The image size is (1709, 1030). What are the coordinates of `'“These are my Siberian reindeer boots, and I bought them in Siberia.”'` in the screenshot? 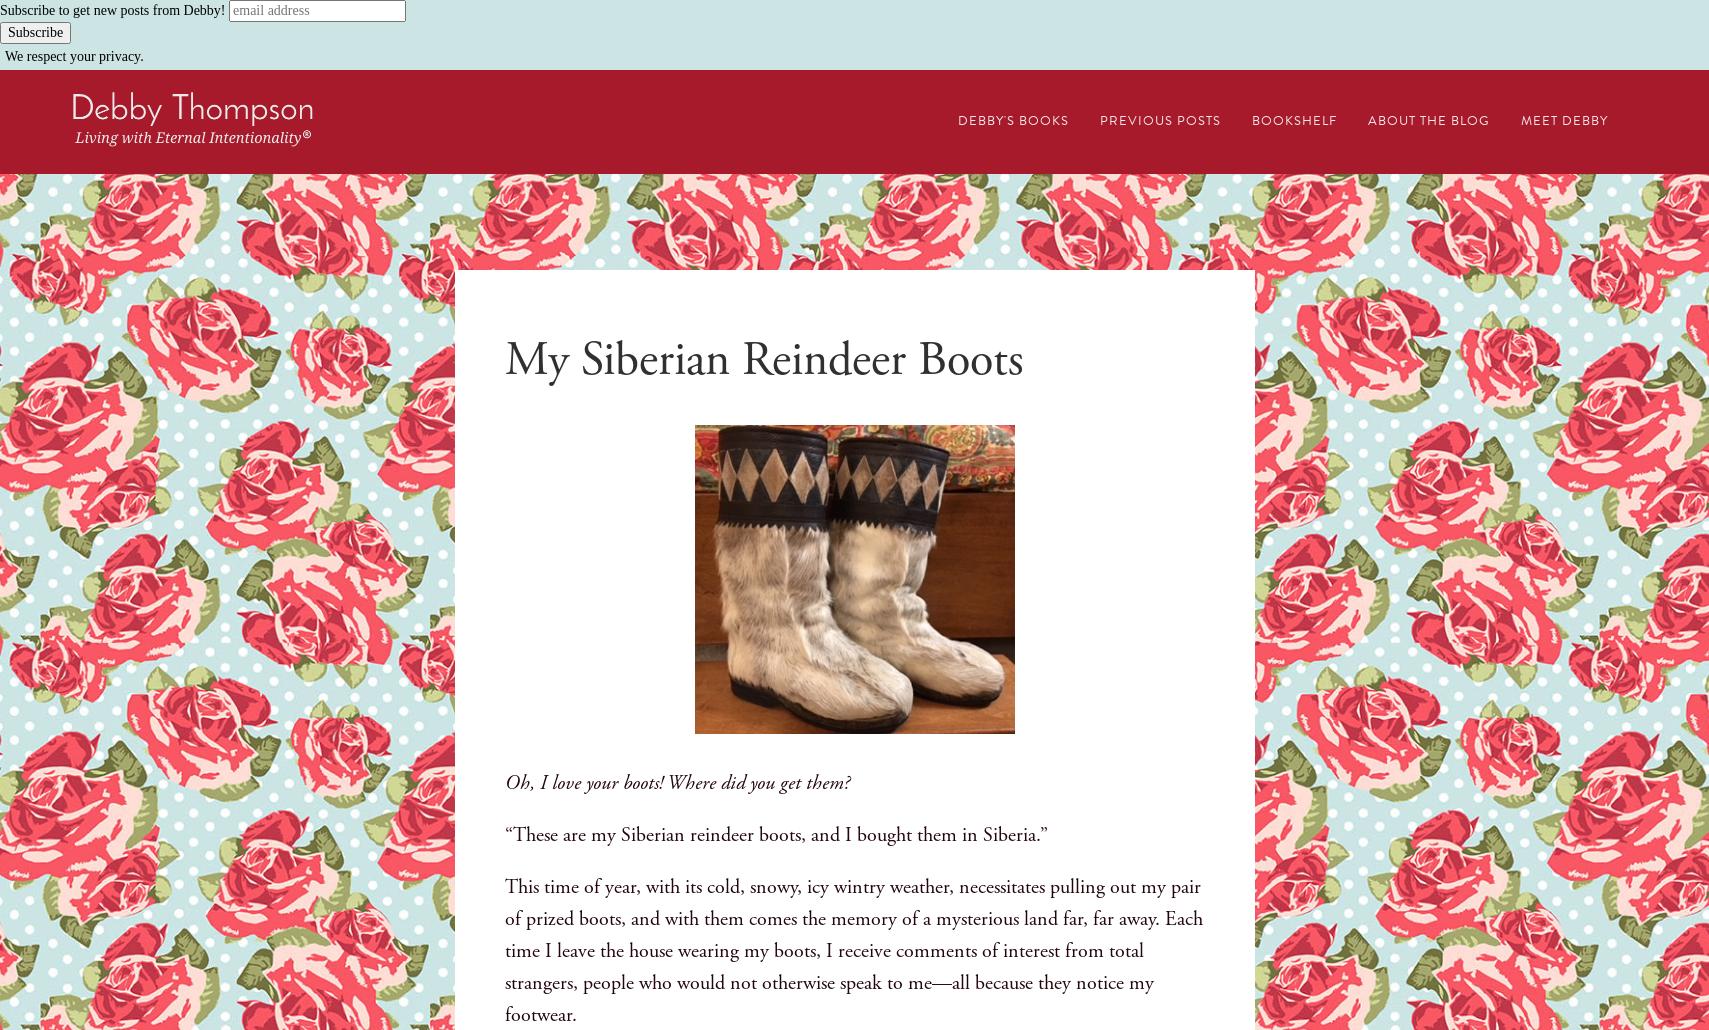 It's located at (774, 834).